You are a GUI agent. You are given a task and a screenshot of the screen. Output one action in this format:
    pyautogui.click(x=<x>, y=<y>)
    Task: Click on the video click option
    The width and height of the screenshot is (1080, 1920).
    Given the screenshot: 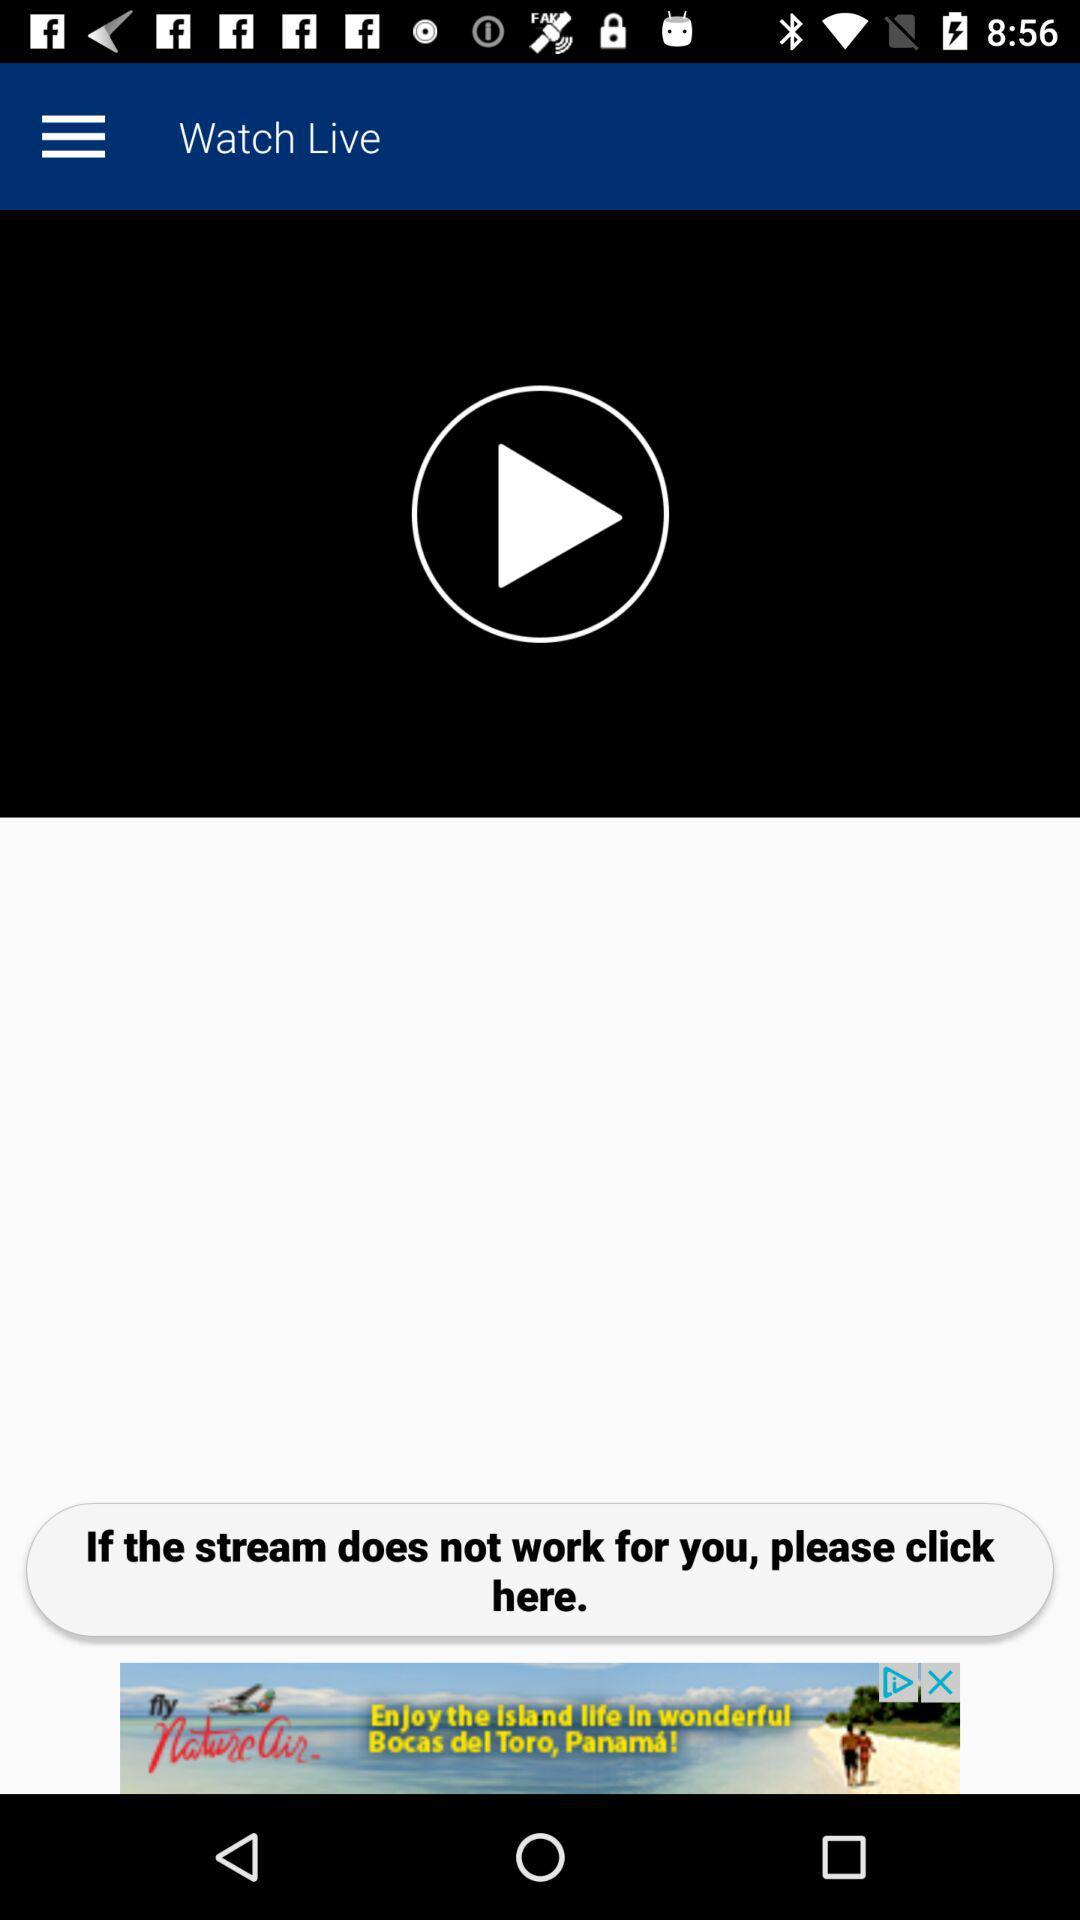 What is the action you would take?
    pyautogui.click(x=540, y=513)
    